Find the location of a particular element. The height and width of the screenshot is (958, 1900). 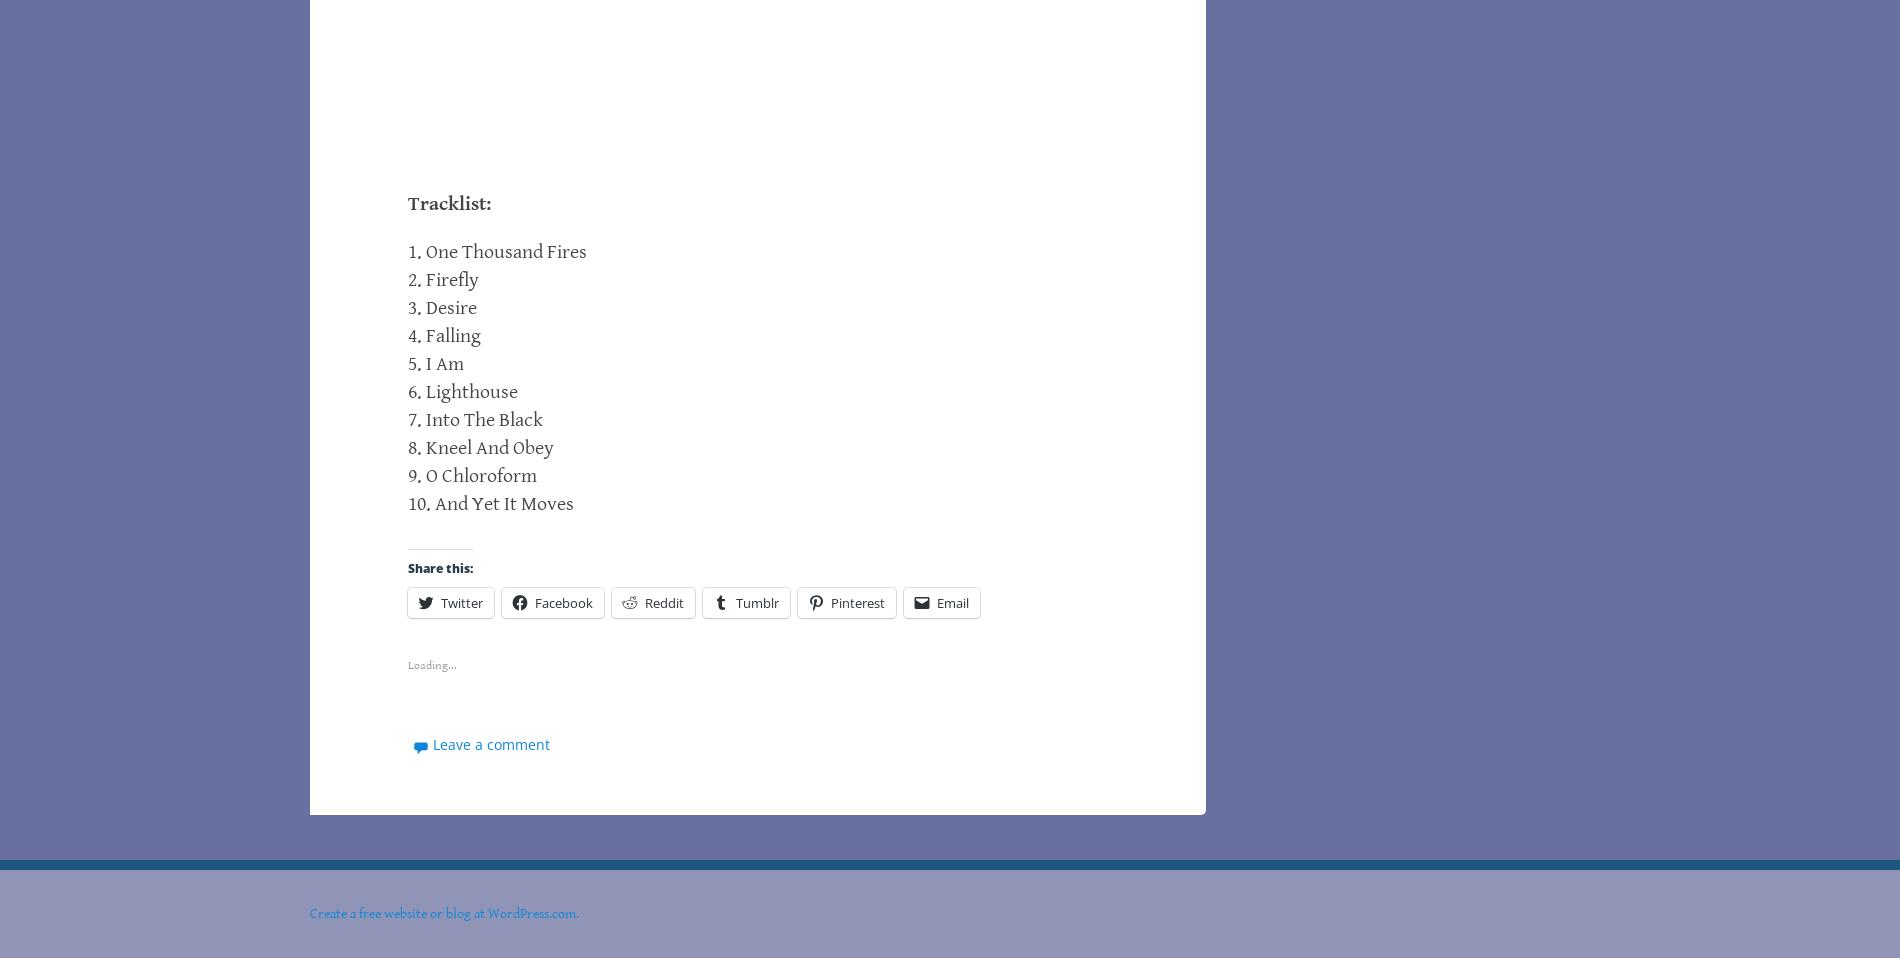

'Leave a comment' is located at coordinates (491, 744).